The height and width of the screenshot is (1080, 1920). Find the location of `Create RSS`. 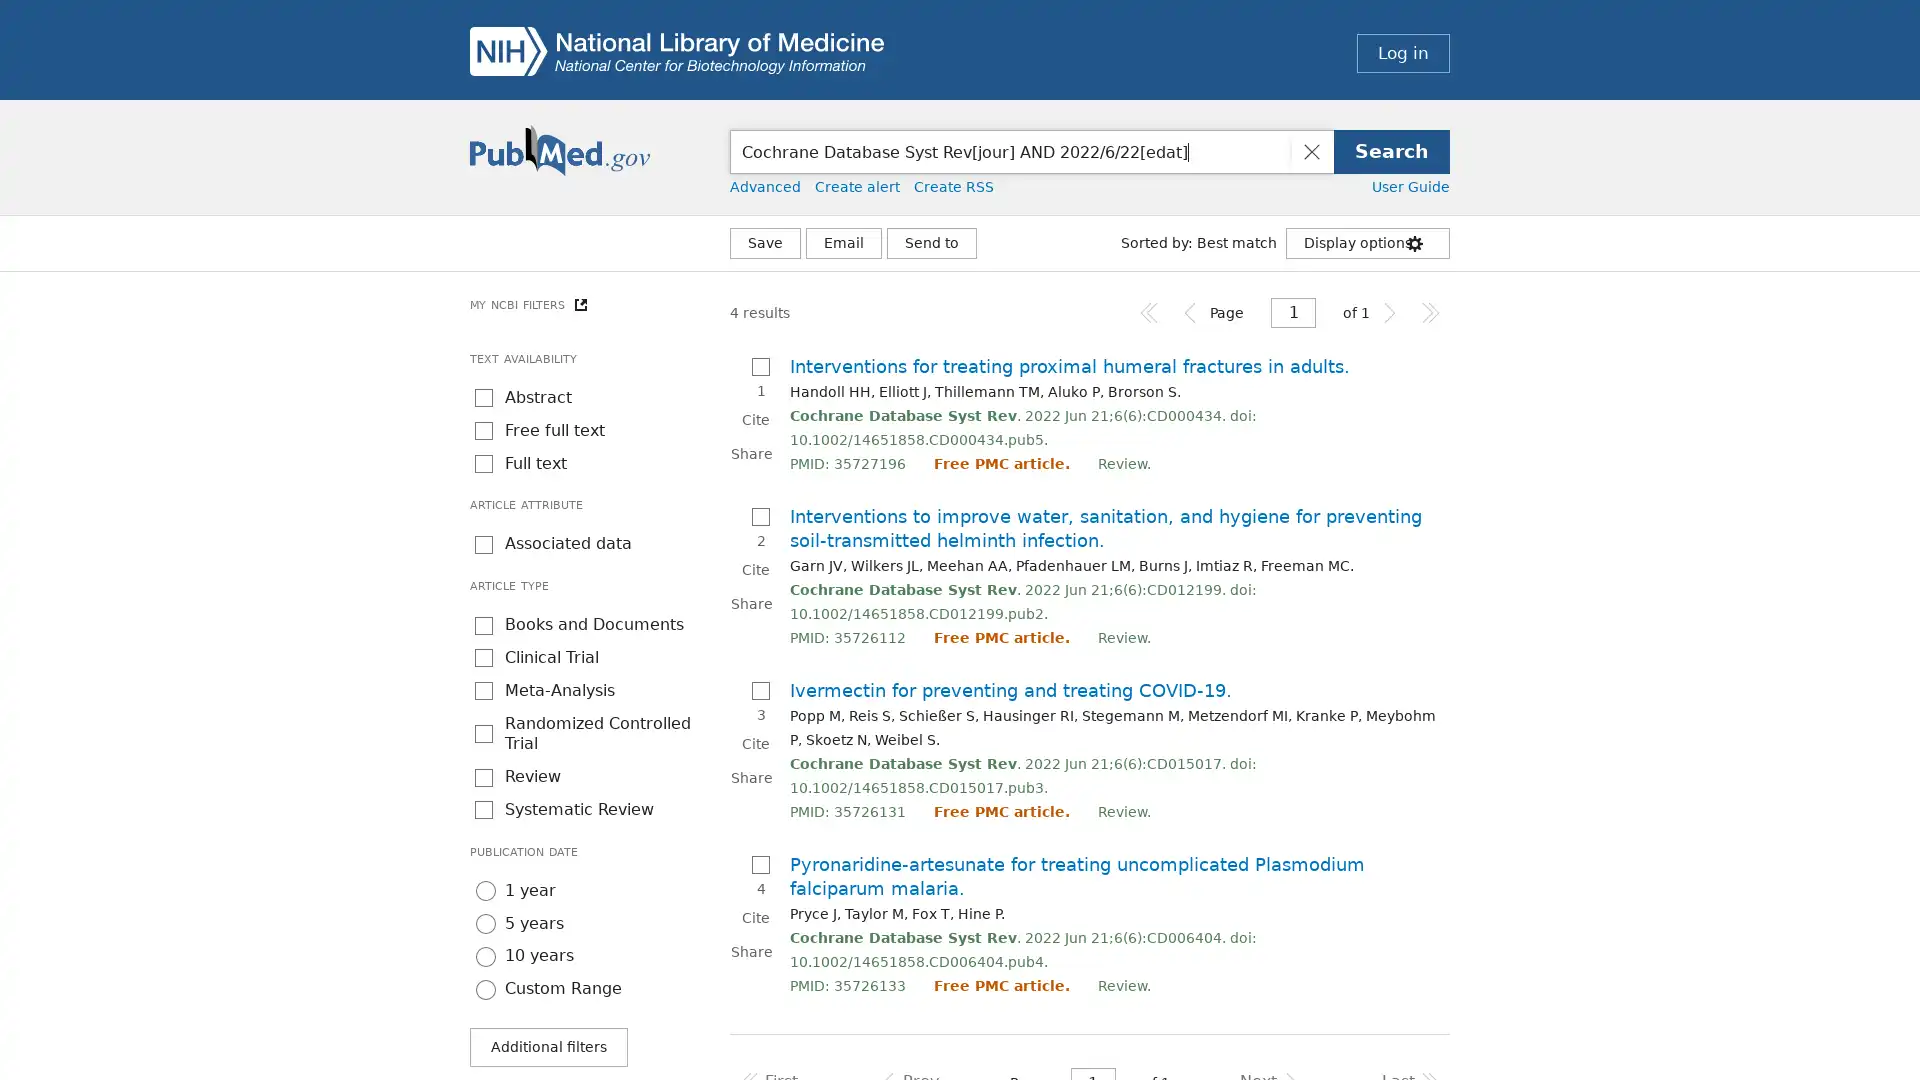

Create RSS is located at coordinates (953, 186).